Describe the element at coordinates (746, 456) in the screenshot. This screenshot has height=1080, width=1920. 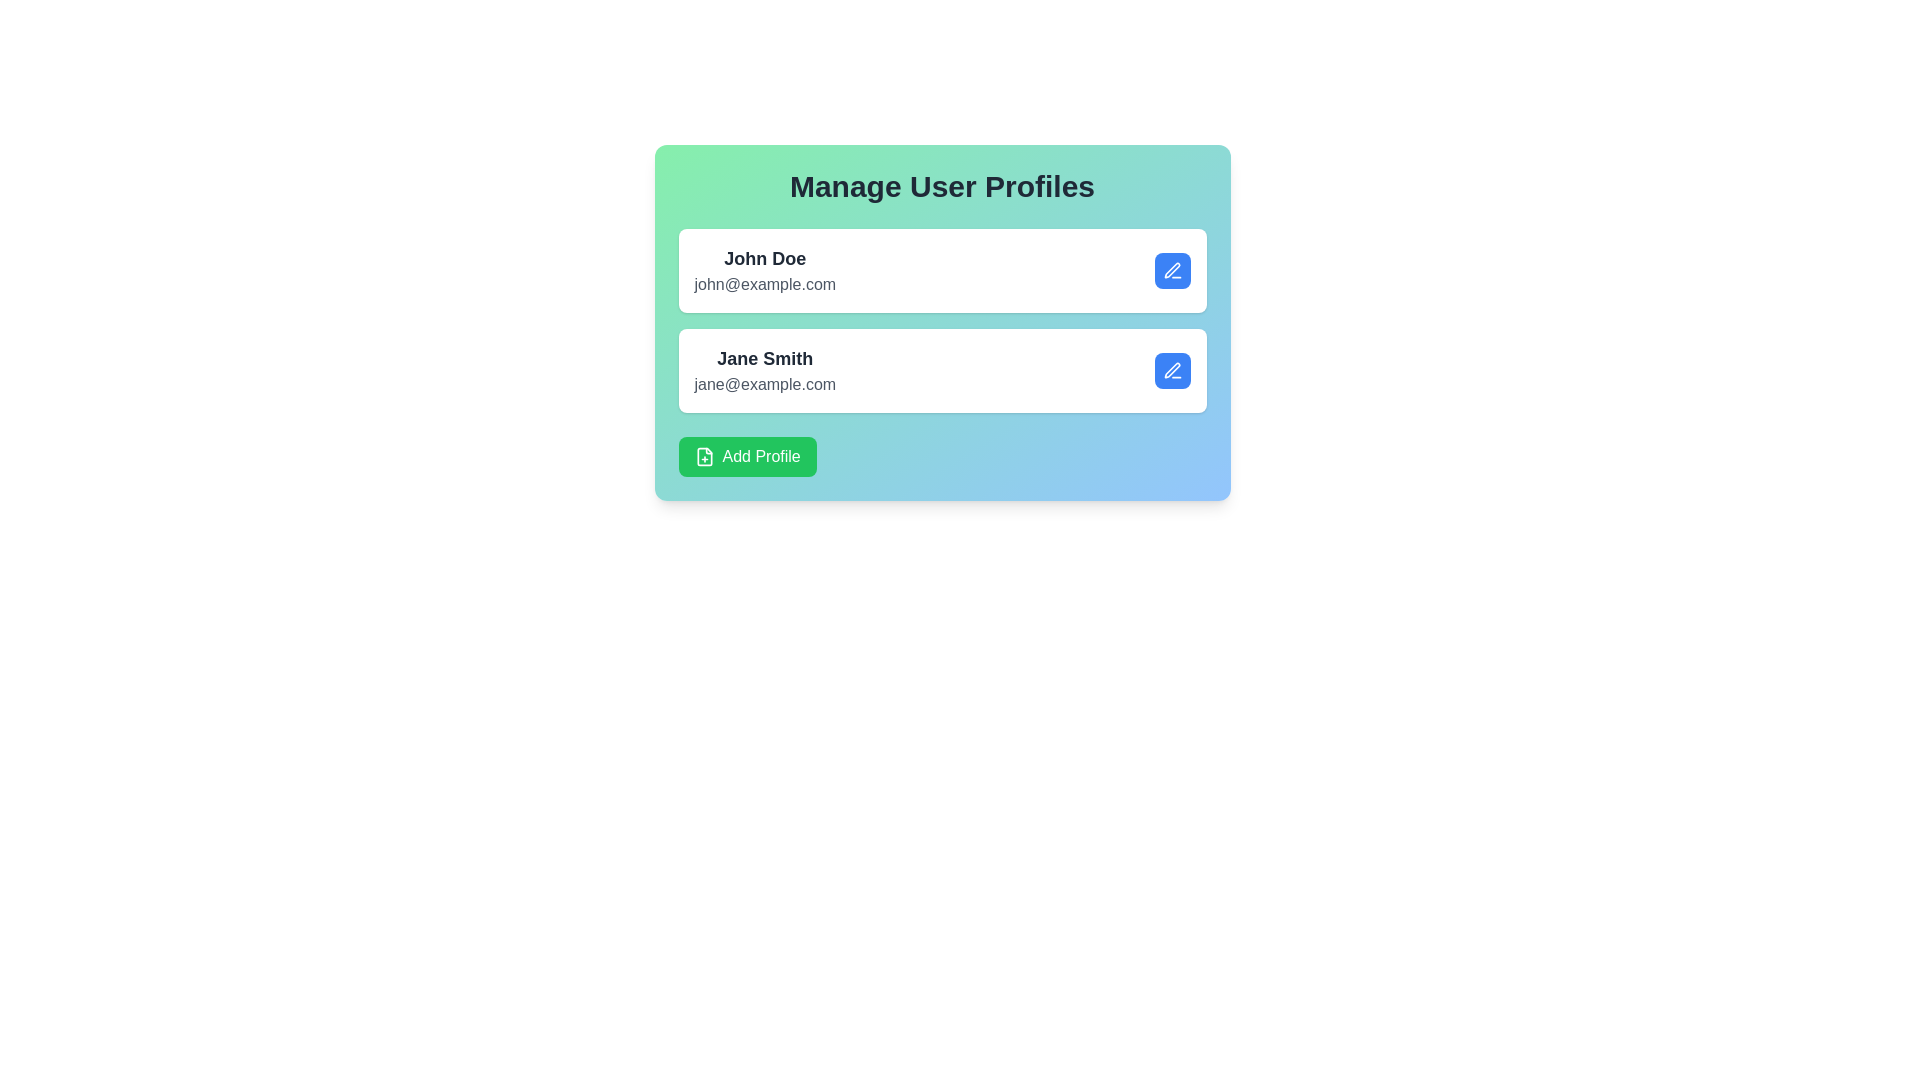
I see `the green 'Add Profile' button located at the bottom center of the user profile card to initiate adding a profile` at that location.